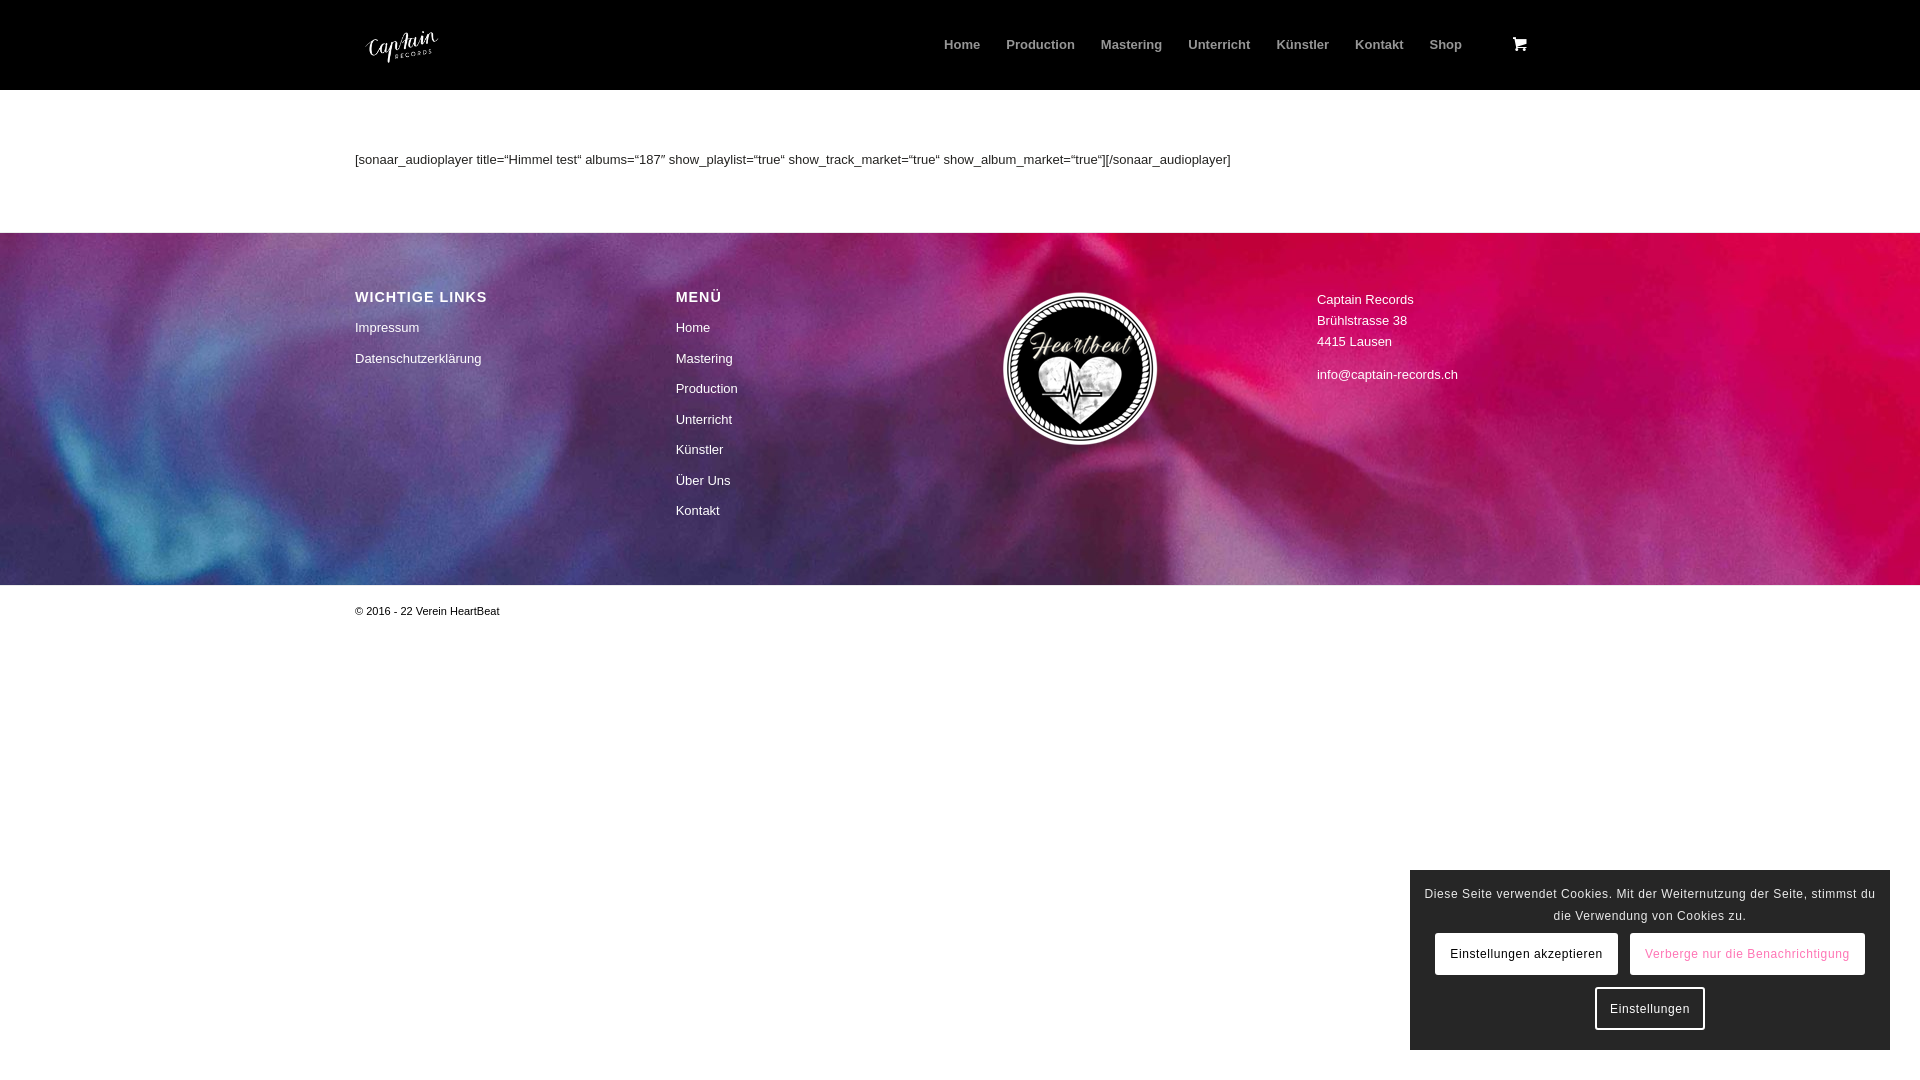 Image resolution: width=1920 pixels, height=1080 pixels. What do you see at coordinates (676, 419) in the screenshot?
I see `'Unterricht'` at bounding box center [676, 419].